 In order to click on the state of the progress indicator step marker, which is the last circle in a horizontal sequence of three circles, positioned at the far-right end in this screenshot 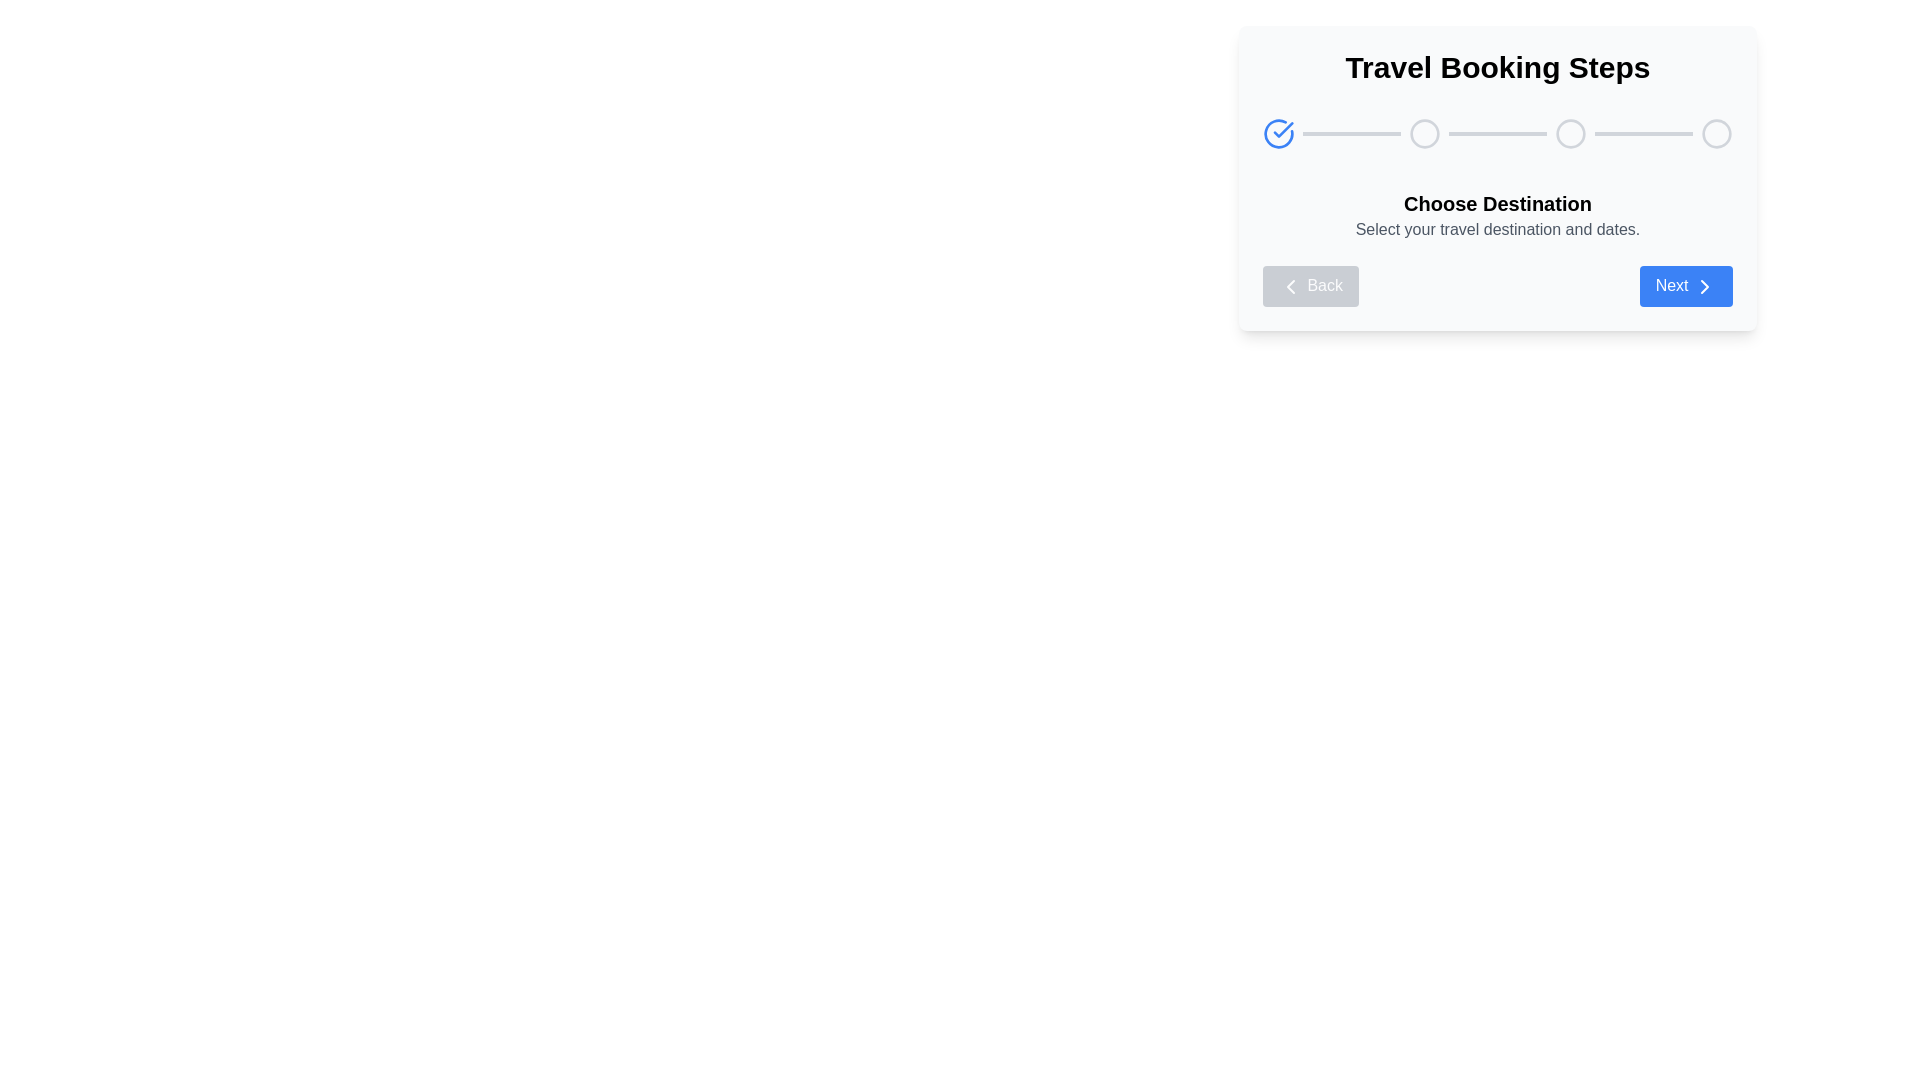, I will do `click(1716, 132)`.